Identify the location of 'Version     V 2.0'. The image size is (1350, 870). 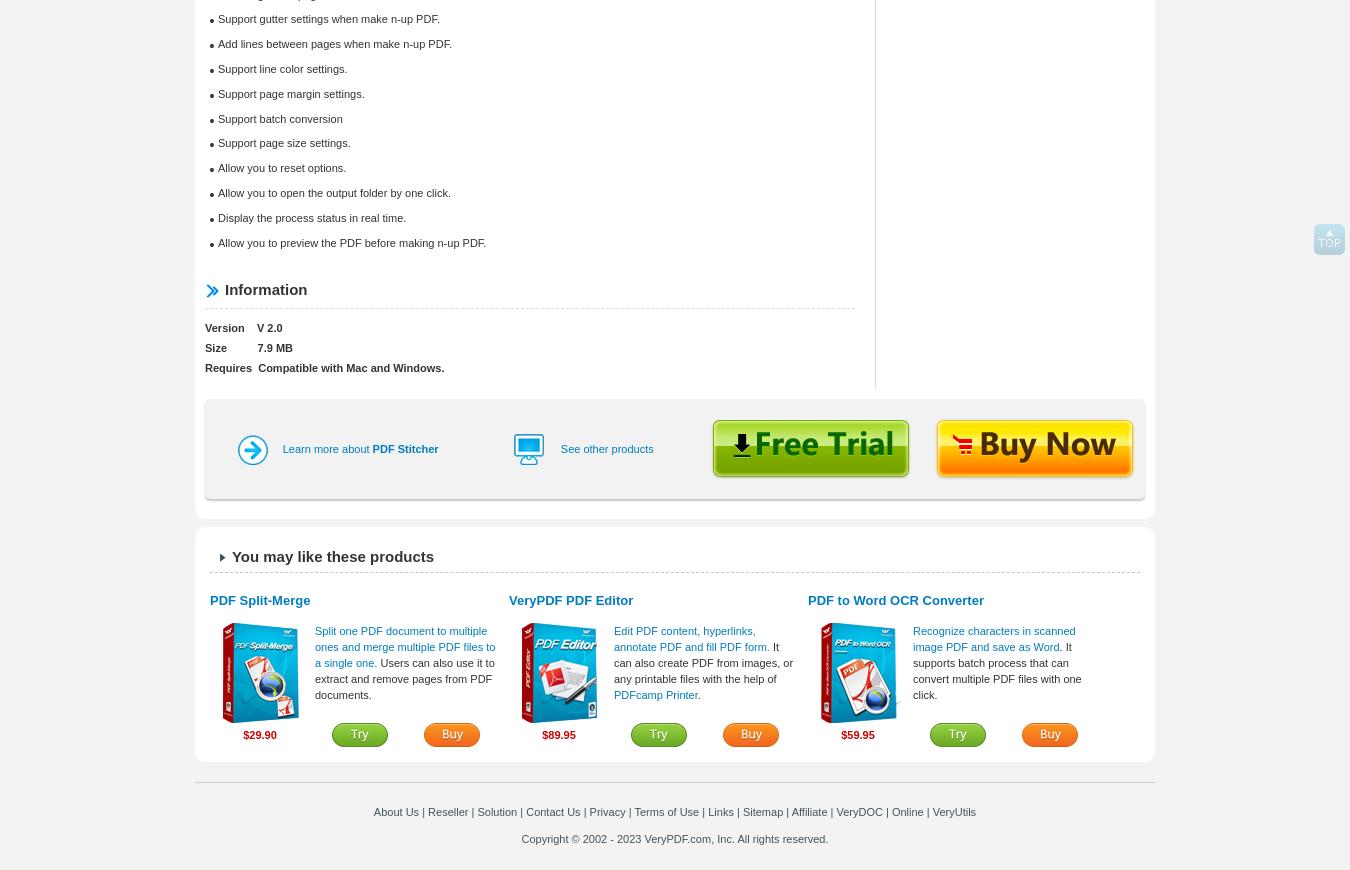
(205, 327).